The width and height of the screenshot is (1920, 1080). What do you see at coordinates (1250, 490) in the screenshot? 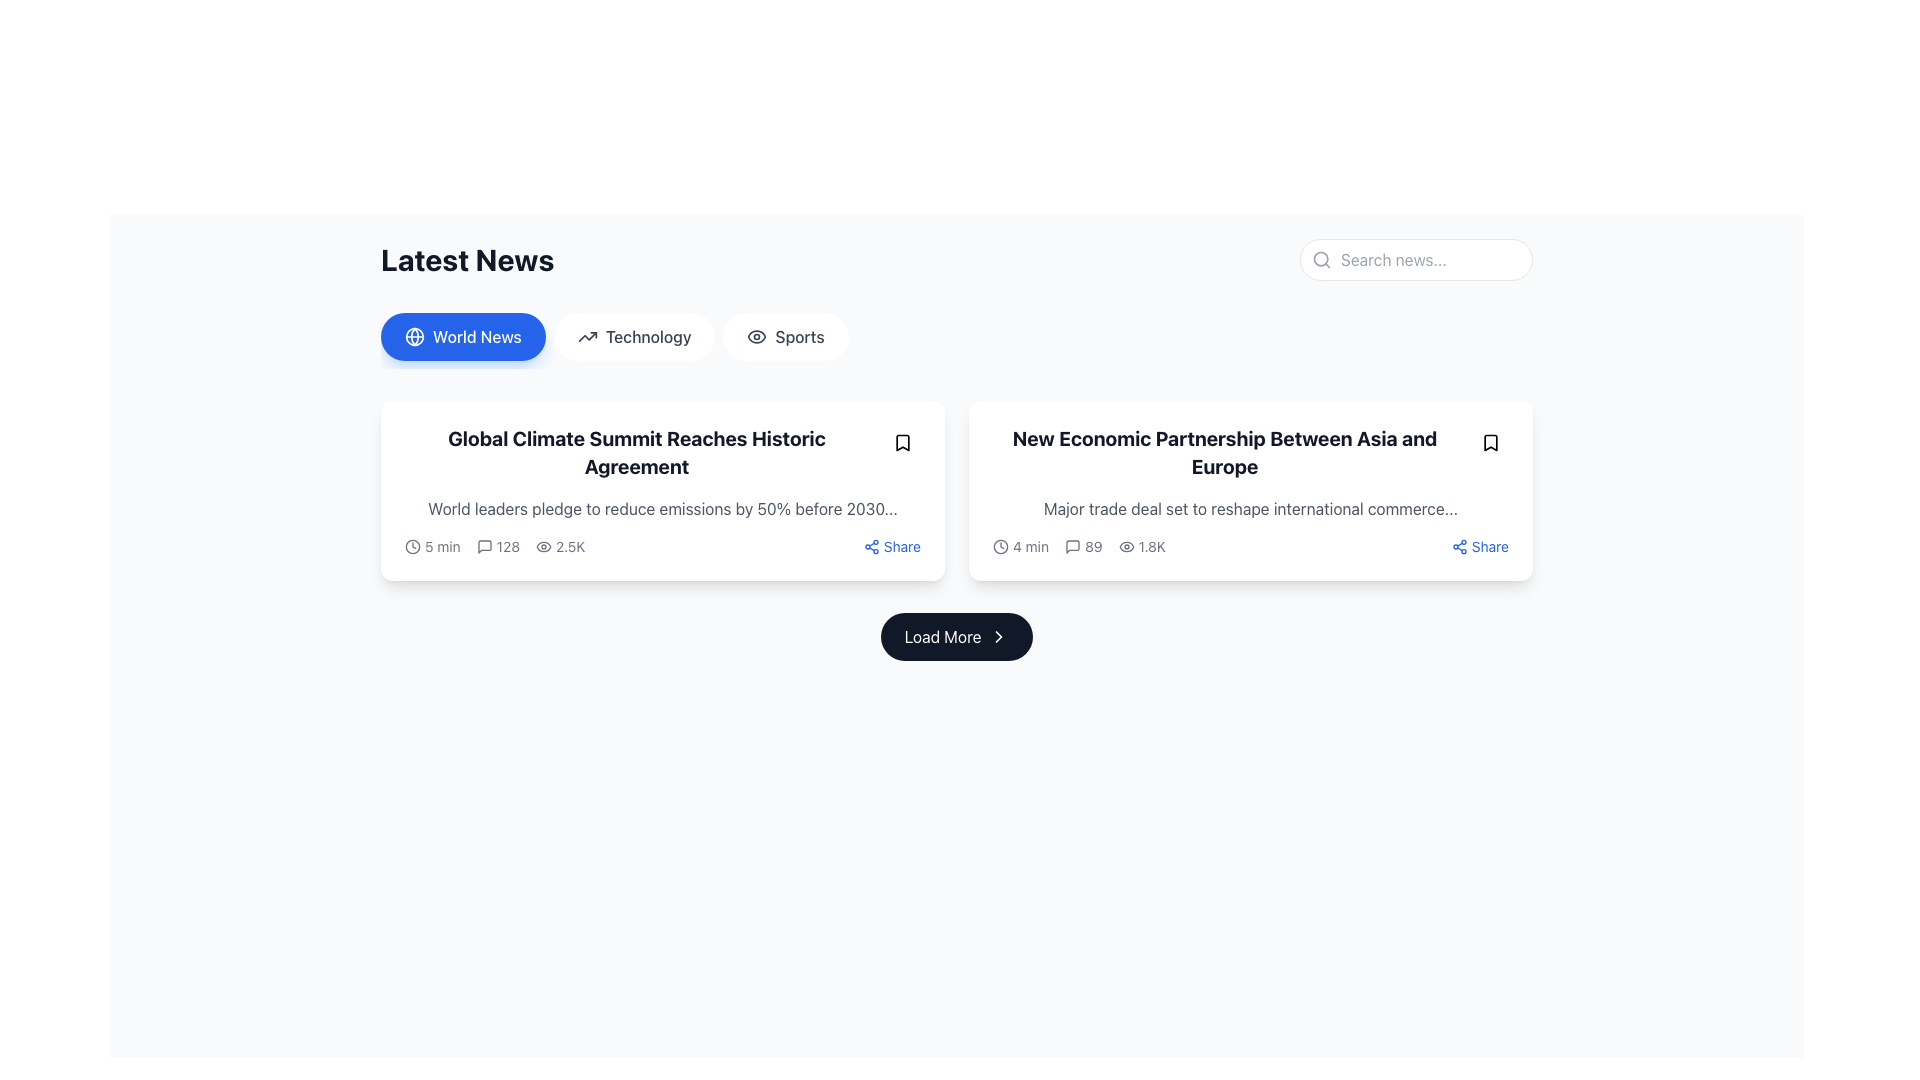
I see `the news article summary card displayed in the second column of the grid layout` at bounding box center [1250, 490].